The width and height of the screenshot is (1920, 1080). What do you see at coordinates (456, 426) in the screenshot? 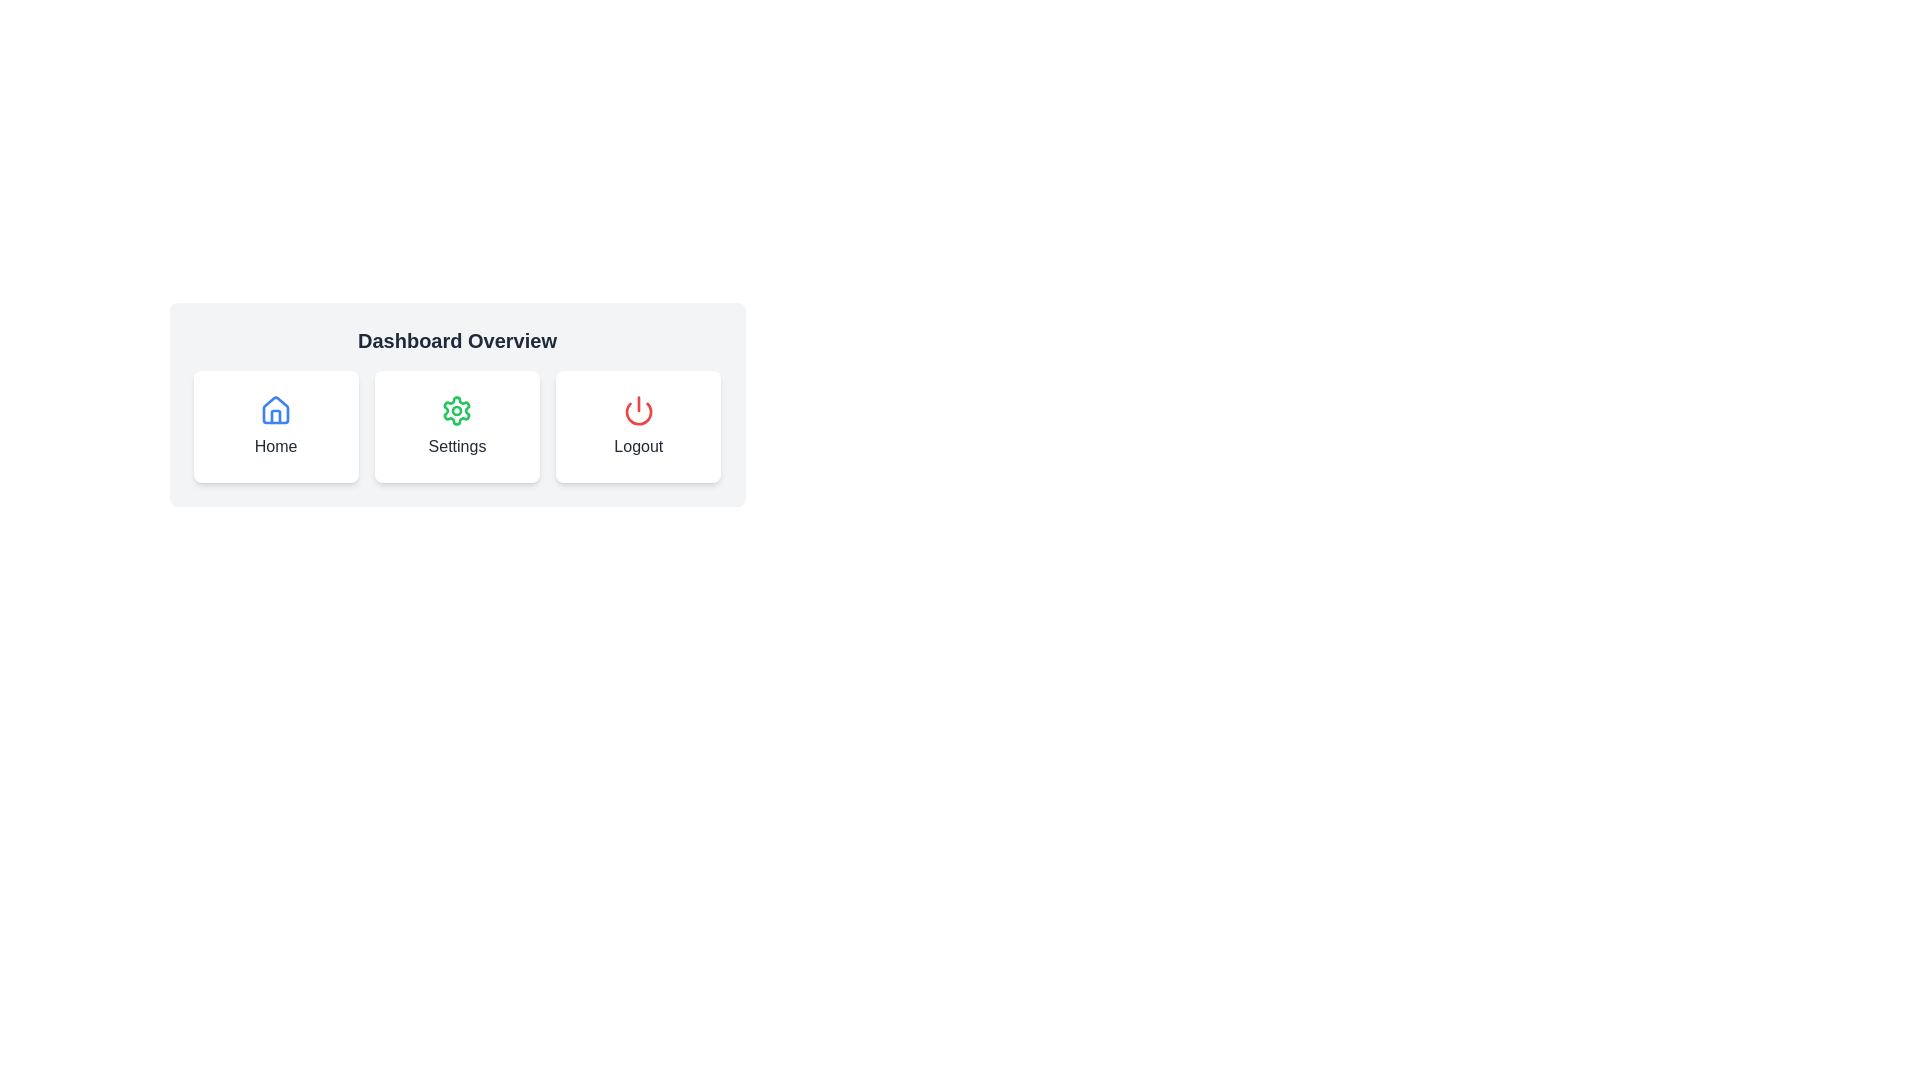
I see `the Settings button, which is the middle option in a linear arrangement of three modules (Home, Settings, Logout)` at bounding box center [456, 426].